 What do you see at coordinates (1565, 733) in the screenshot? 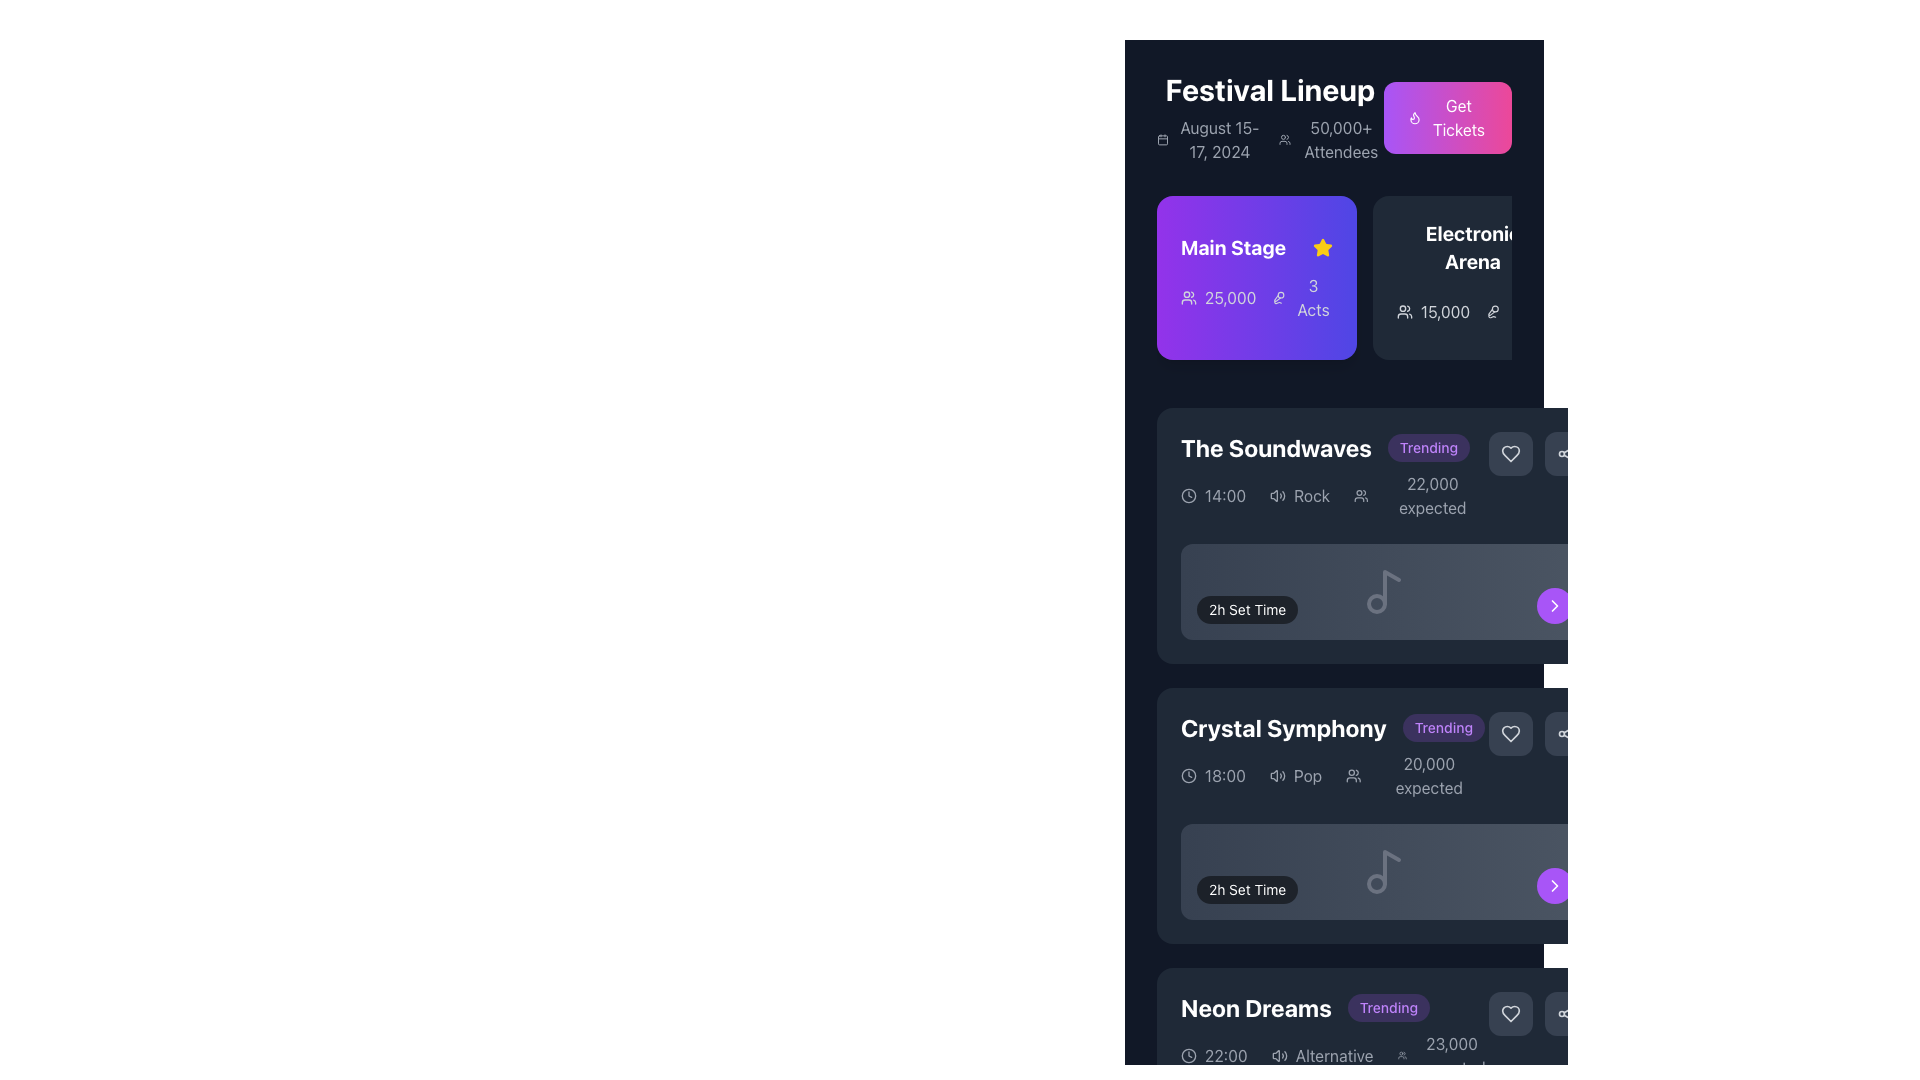
I see `the 'share' icon located in the top-right corner of the 'Crystal Symphony' card` at bounding box center [1565, 733].